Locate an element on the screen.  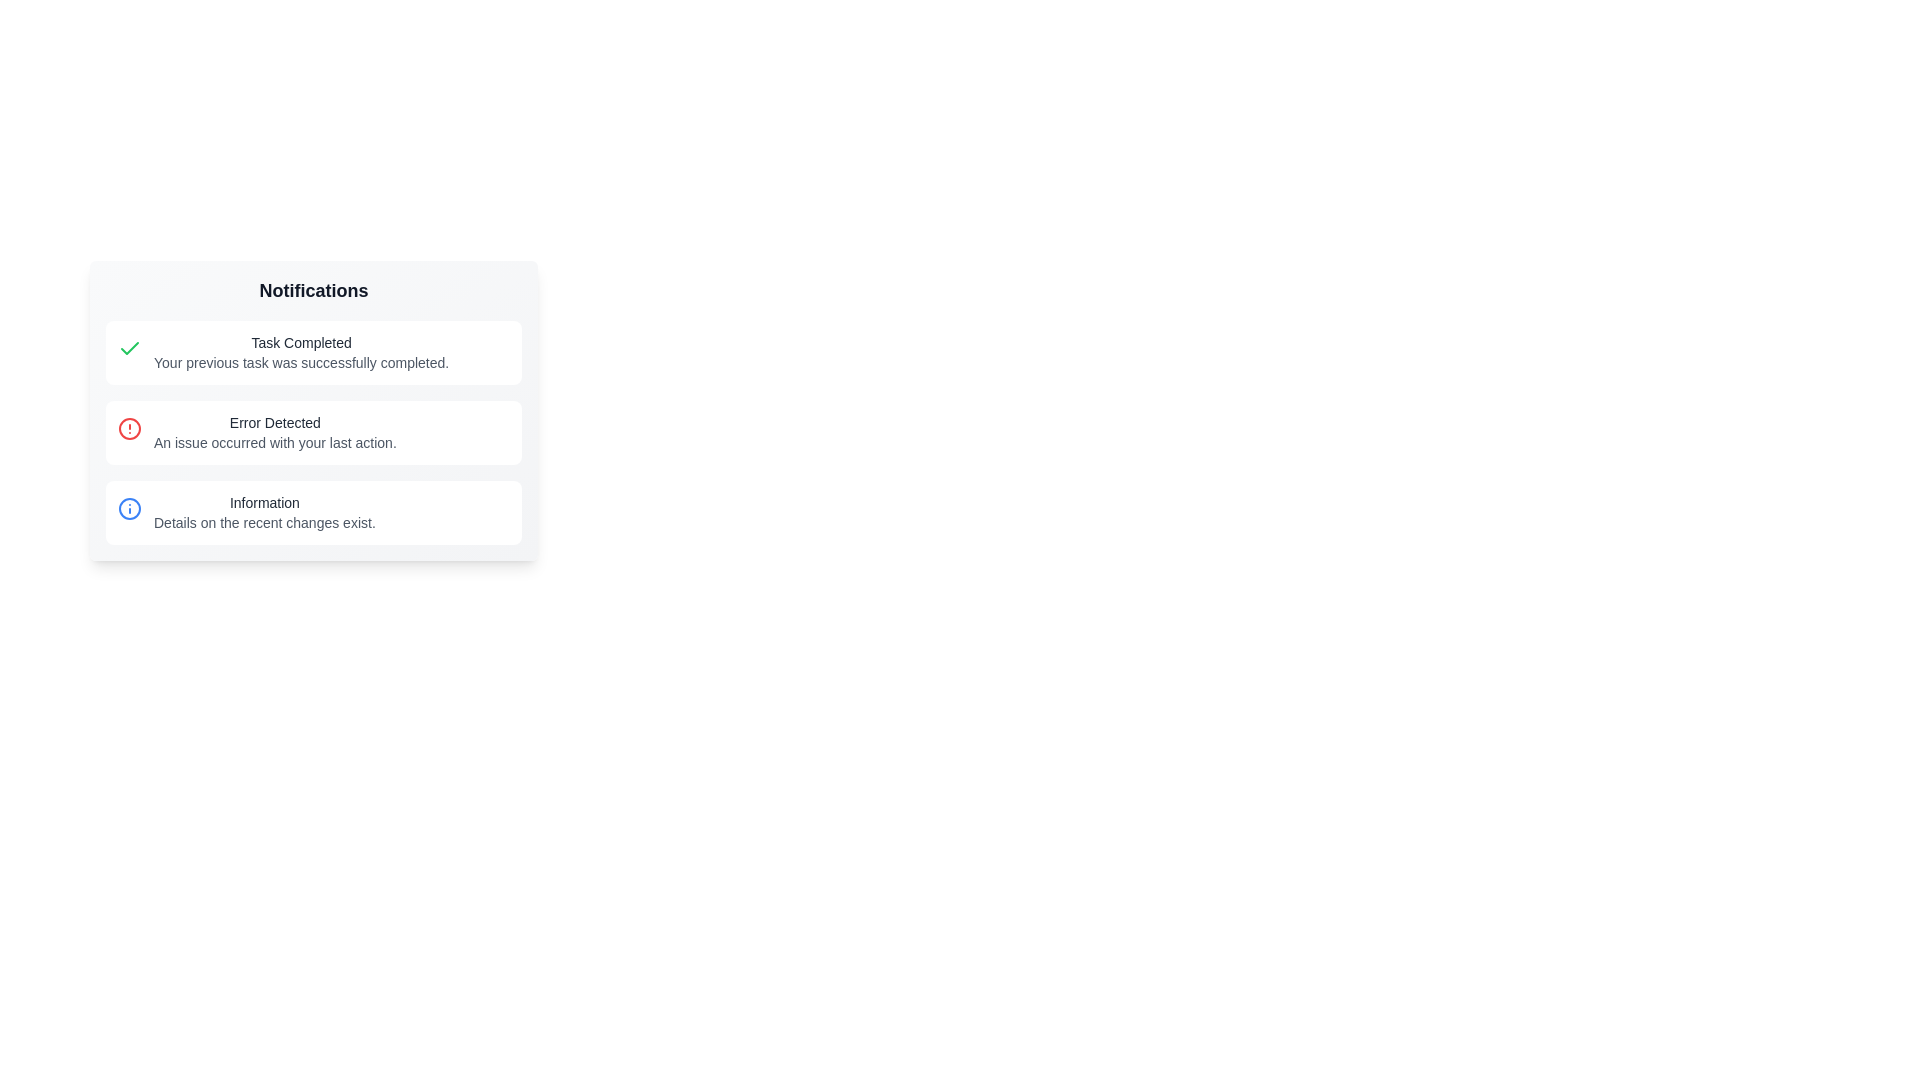
the green checkmark icon representing a completed task within the 'Task Completed' notification at the top of the notifications list is located at coordinates (128, 347).